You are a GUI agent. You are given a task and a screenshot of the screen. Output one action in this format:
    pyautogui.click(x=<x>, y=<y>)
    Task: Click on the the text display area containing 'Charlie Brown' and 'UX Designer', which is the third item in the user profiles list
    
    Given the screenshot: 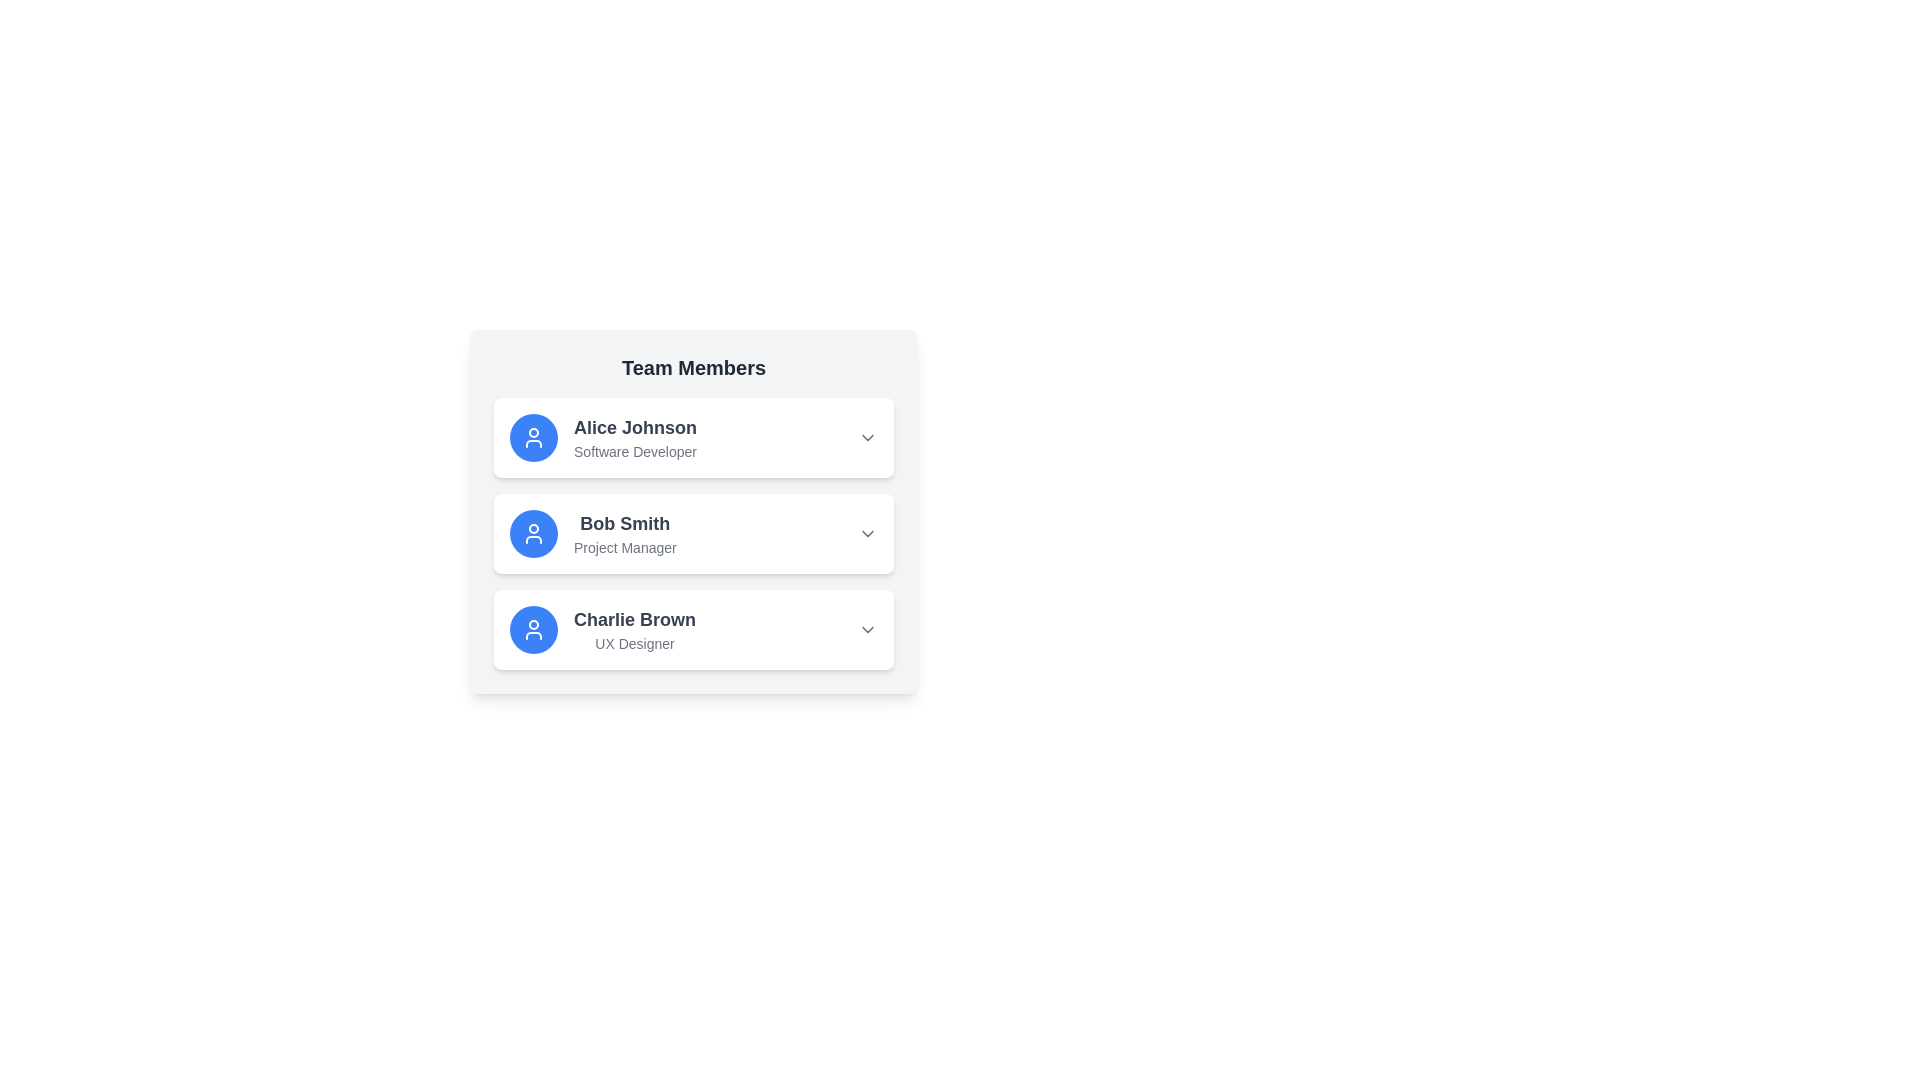 What is the action you would take?
    pyautogui.click(x=633, y=628)
    